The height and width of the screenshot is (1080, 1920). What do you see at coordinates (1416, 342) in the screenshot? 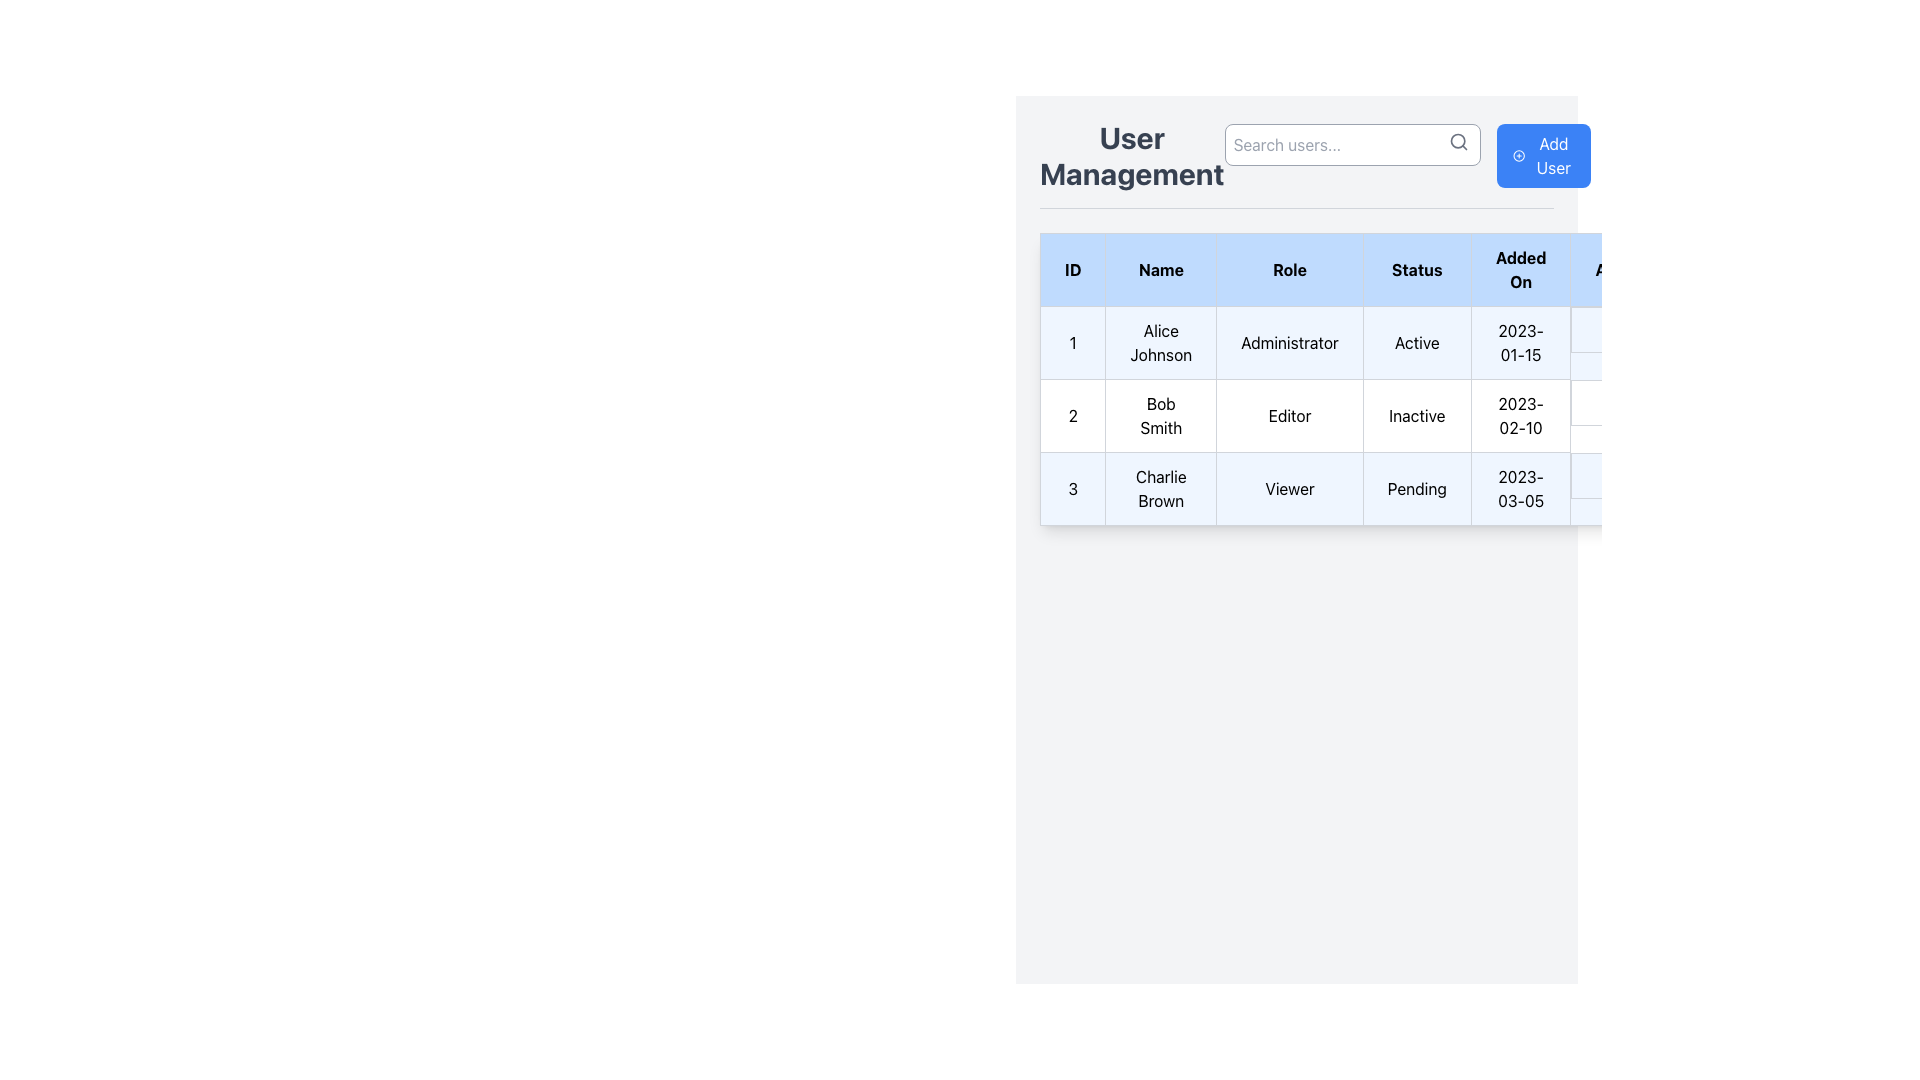
I see `the Text Display element that shows the status 'Active' for 'Alice Johnson' in the Status column of the table` at bounding box center [1416, 342].